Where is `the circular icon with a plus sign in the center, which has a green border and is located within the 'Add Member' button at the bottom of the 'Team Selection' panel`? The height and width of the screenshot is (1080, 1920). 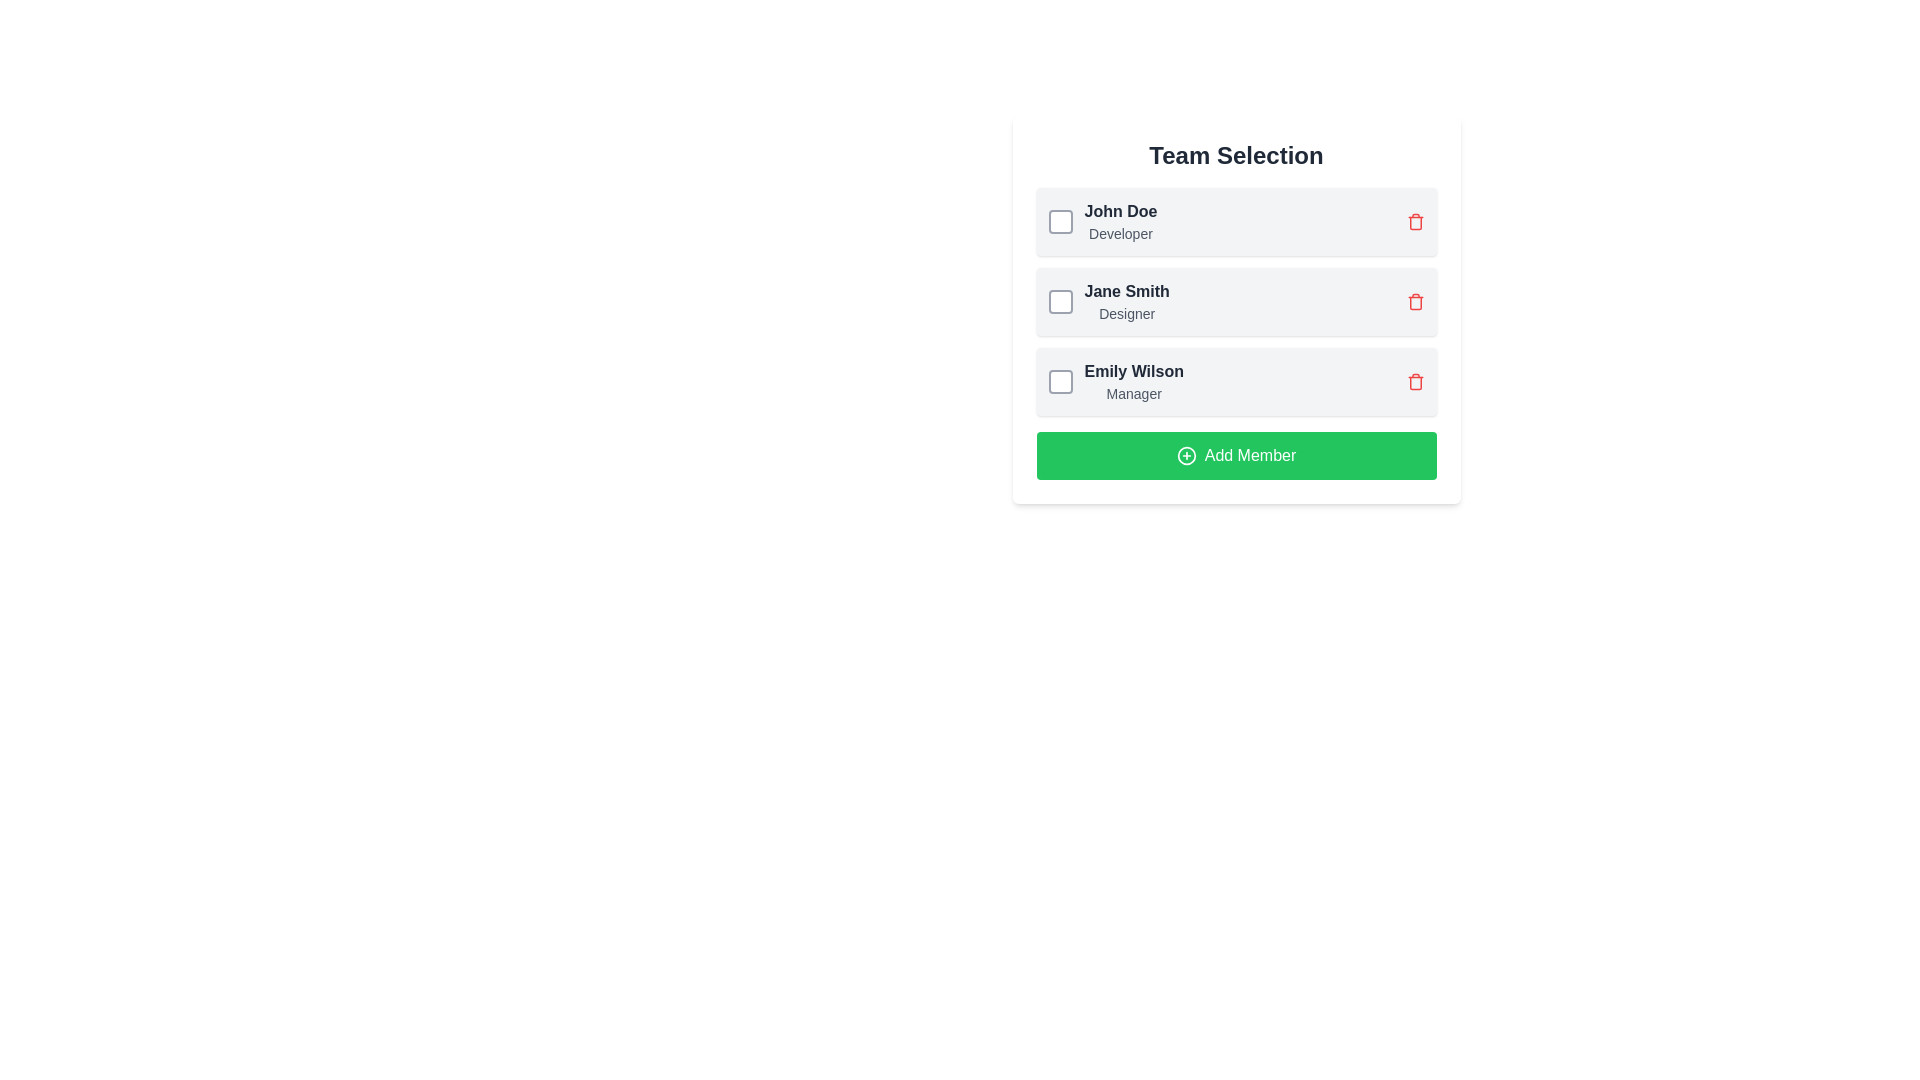 the circular icon with a plus sign in the center, which has a green border and is located within the 'Add Member' button at the bottom of the 'Team Selection' panel is located at coordinates (1186, 455).